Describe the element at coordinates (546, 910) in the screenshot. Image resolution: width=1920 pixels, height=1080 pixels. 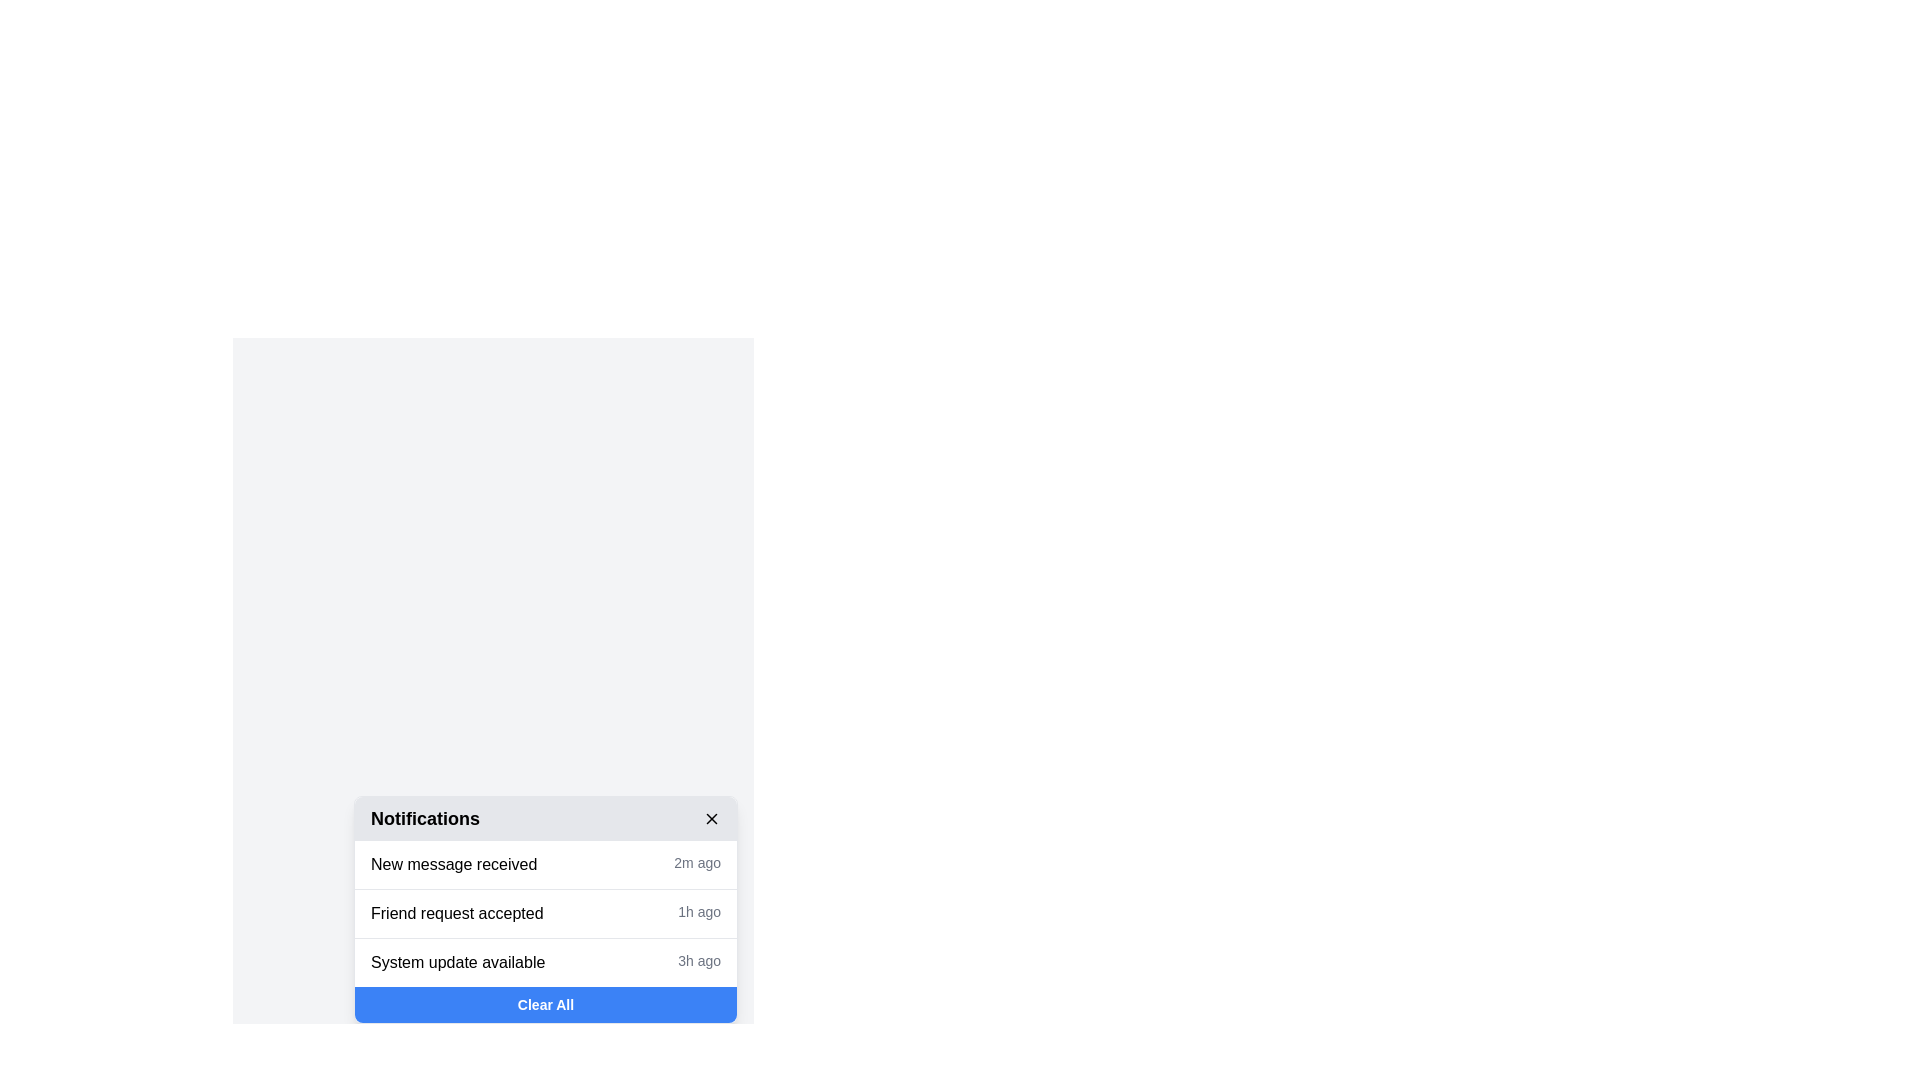
I see `the notification dropdown menu, which displays recent alerts or updates` at that location.